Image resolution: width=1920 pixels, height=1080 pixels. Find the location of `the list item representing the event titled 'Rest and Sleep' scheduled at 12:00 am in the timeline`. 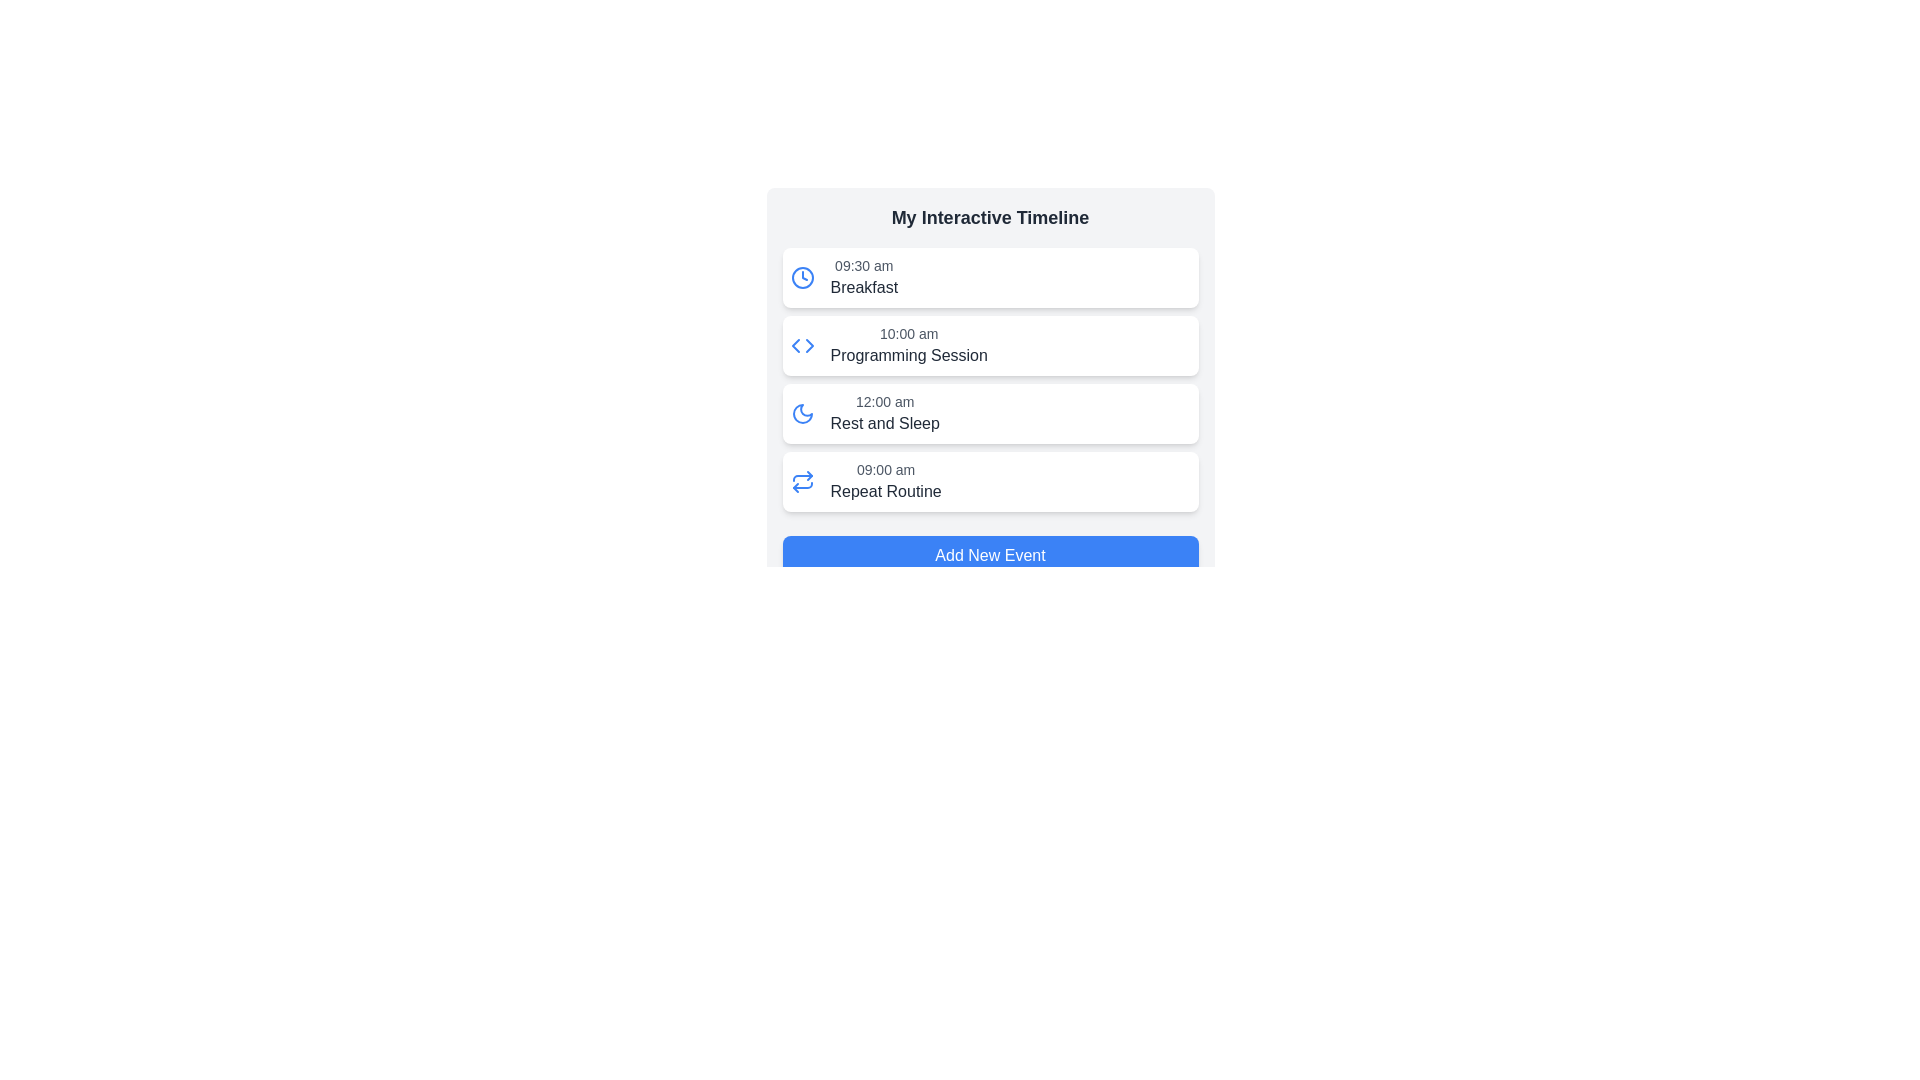

the list item representing the event titled 'Rest and Sleep' scheduled at 12:00 am in the timeline is located at coordinates (865, 412).